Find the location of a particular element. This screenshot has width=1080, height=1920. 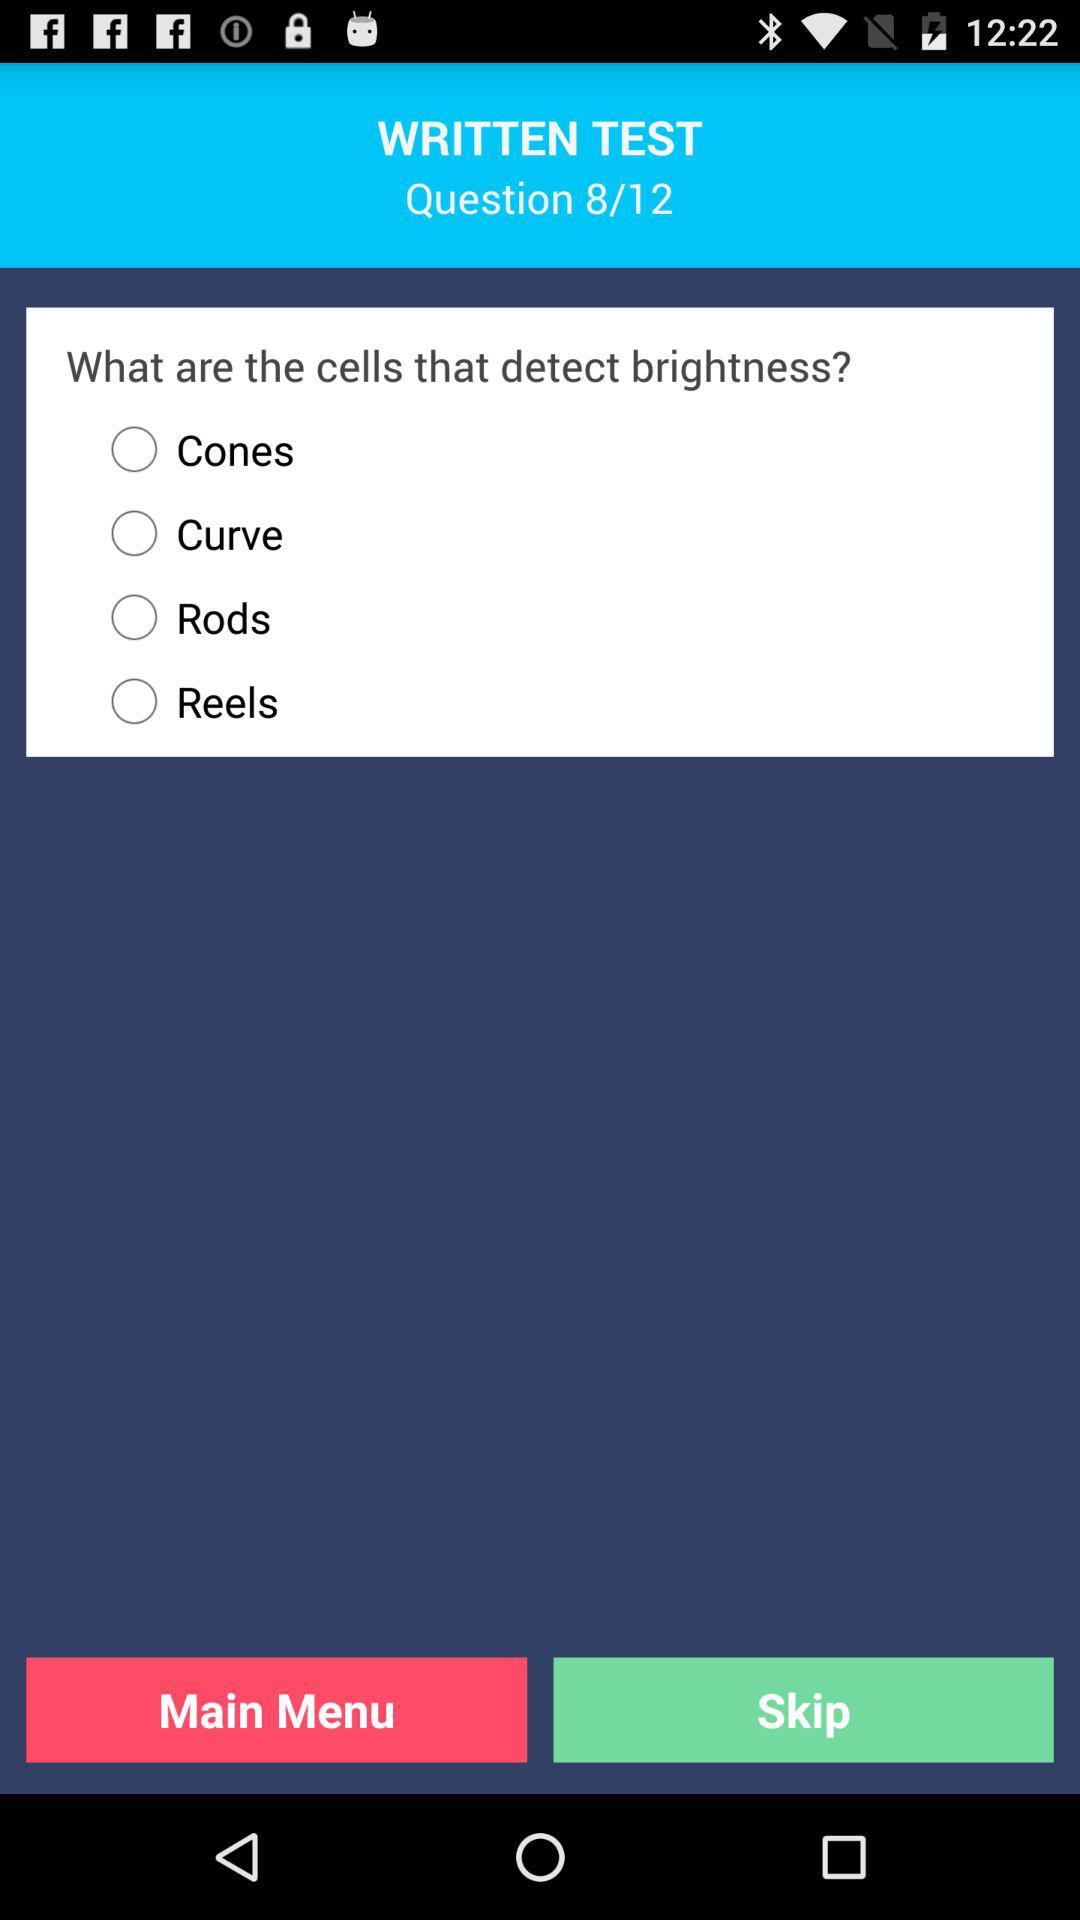

the radio button below the curve is located at coordinates (553, 616).